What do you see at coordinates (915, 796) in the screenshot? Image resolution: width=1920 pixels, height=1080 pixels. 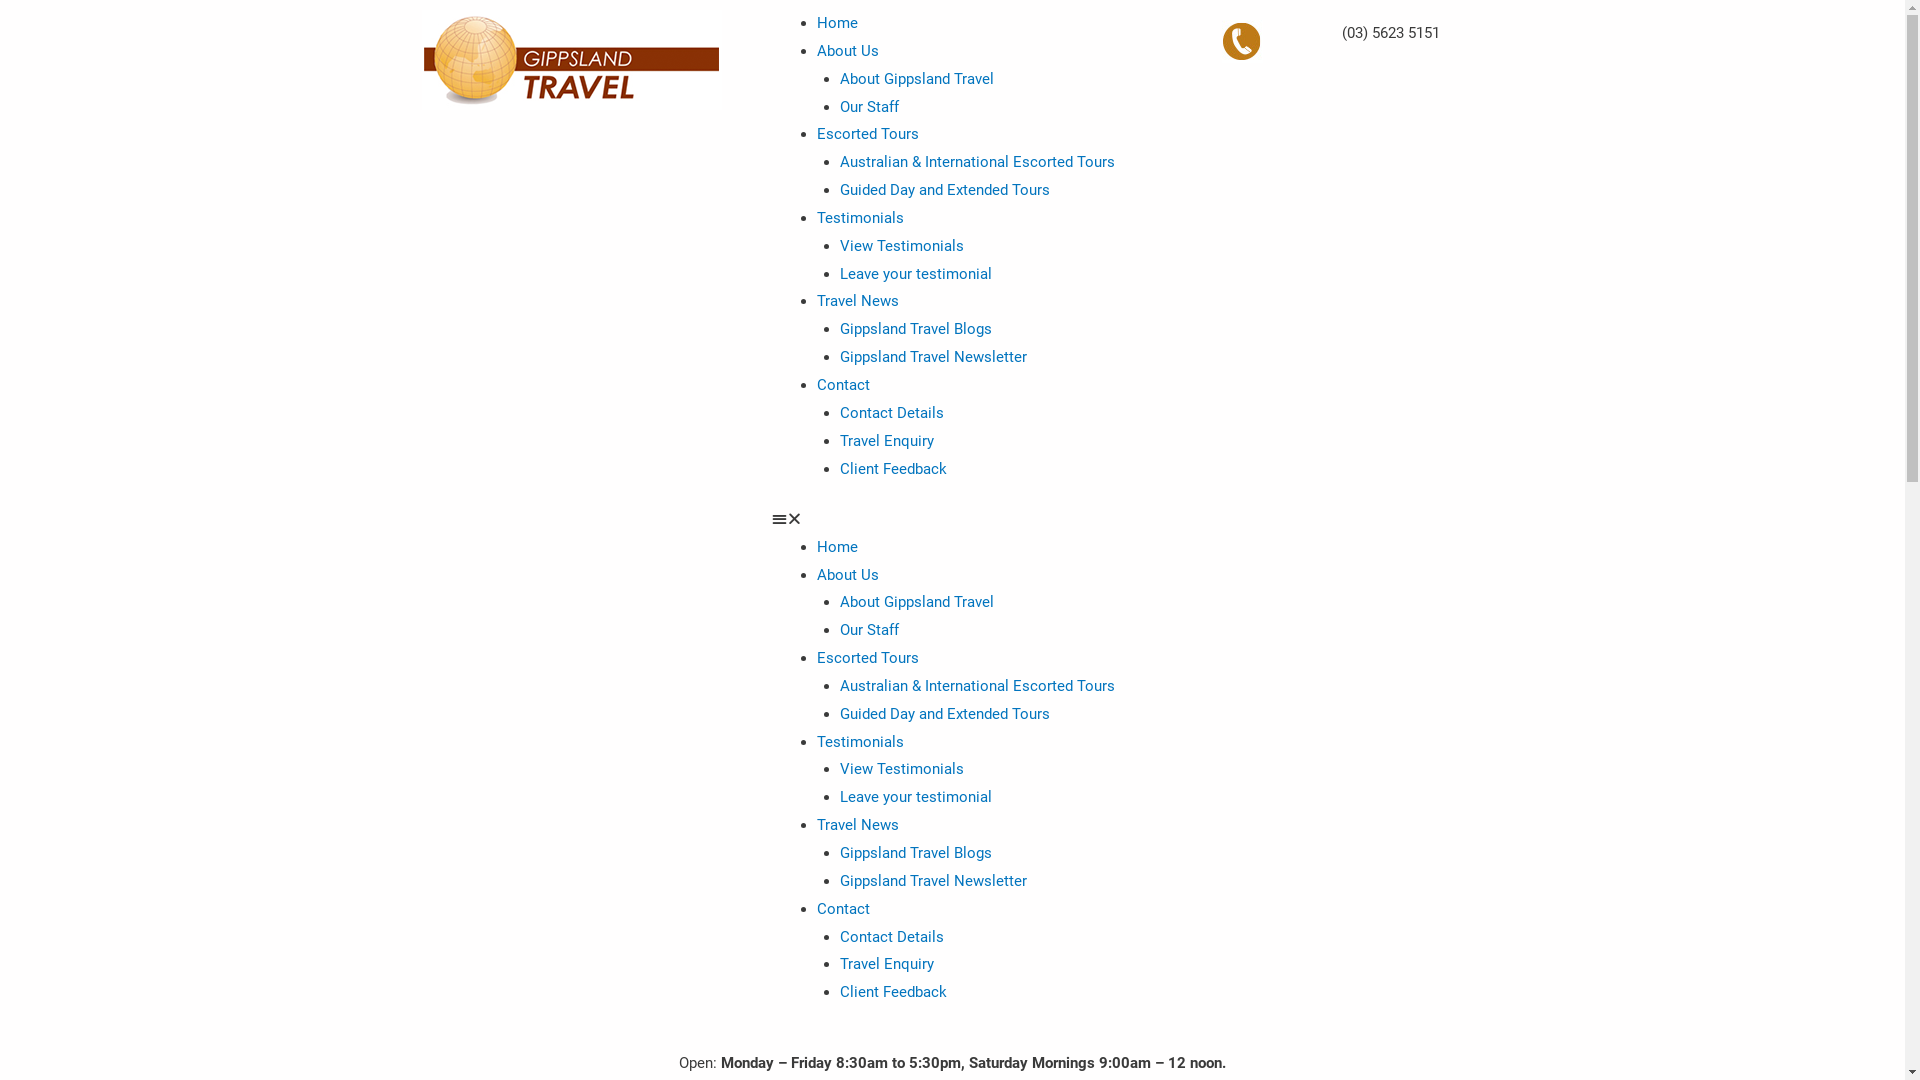 I see `'Leave your testimonial'` at bounding box center [915, 796].